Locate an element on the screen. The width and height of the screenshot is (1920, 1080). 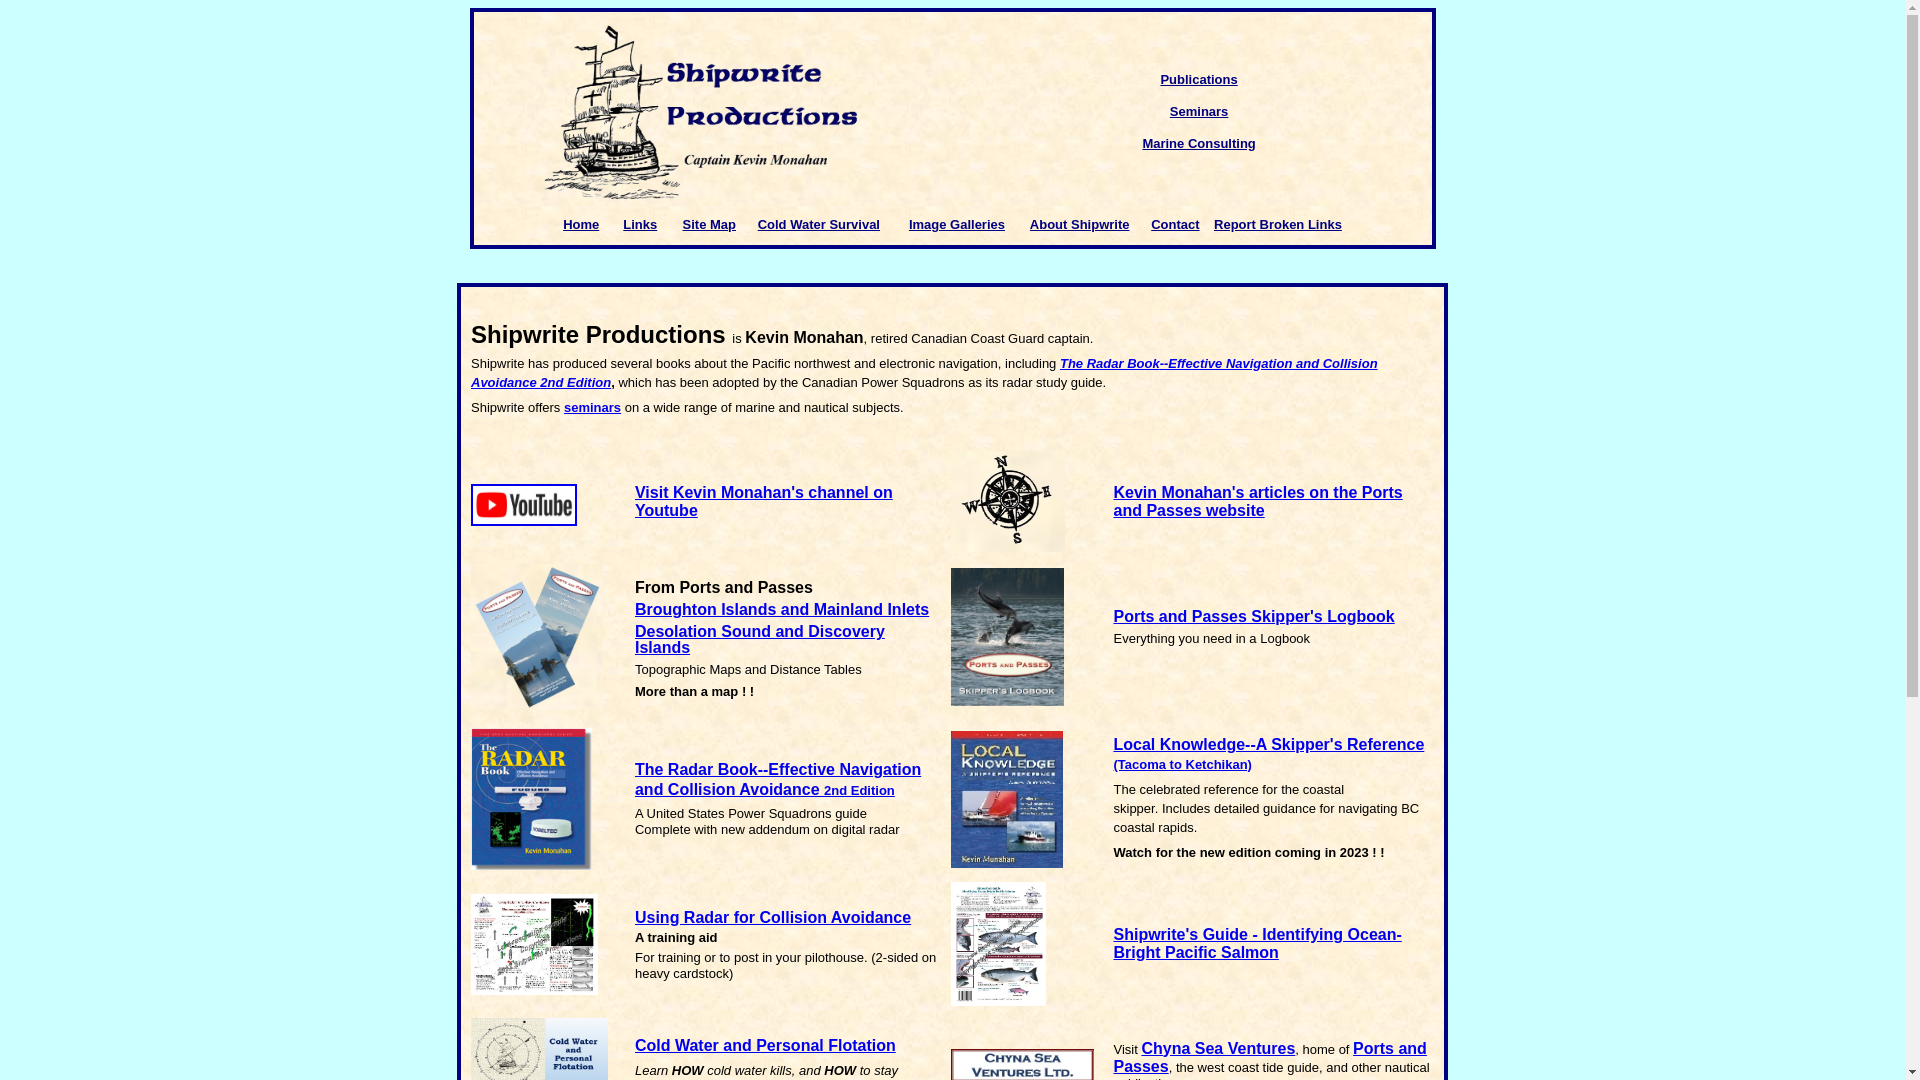
'Shipwrite's Guide - Identifying Ocean-Bright Pacific Salmon' is located at coordinates (1256, 943).